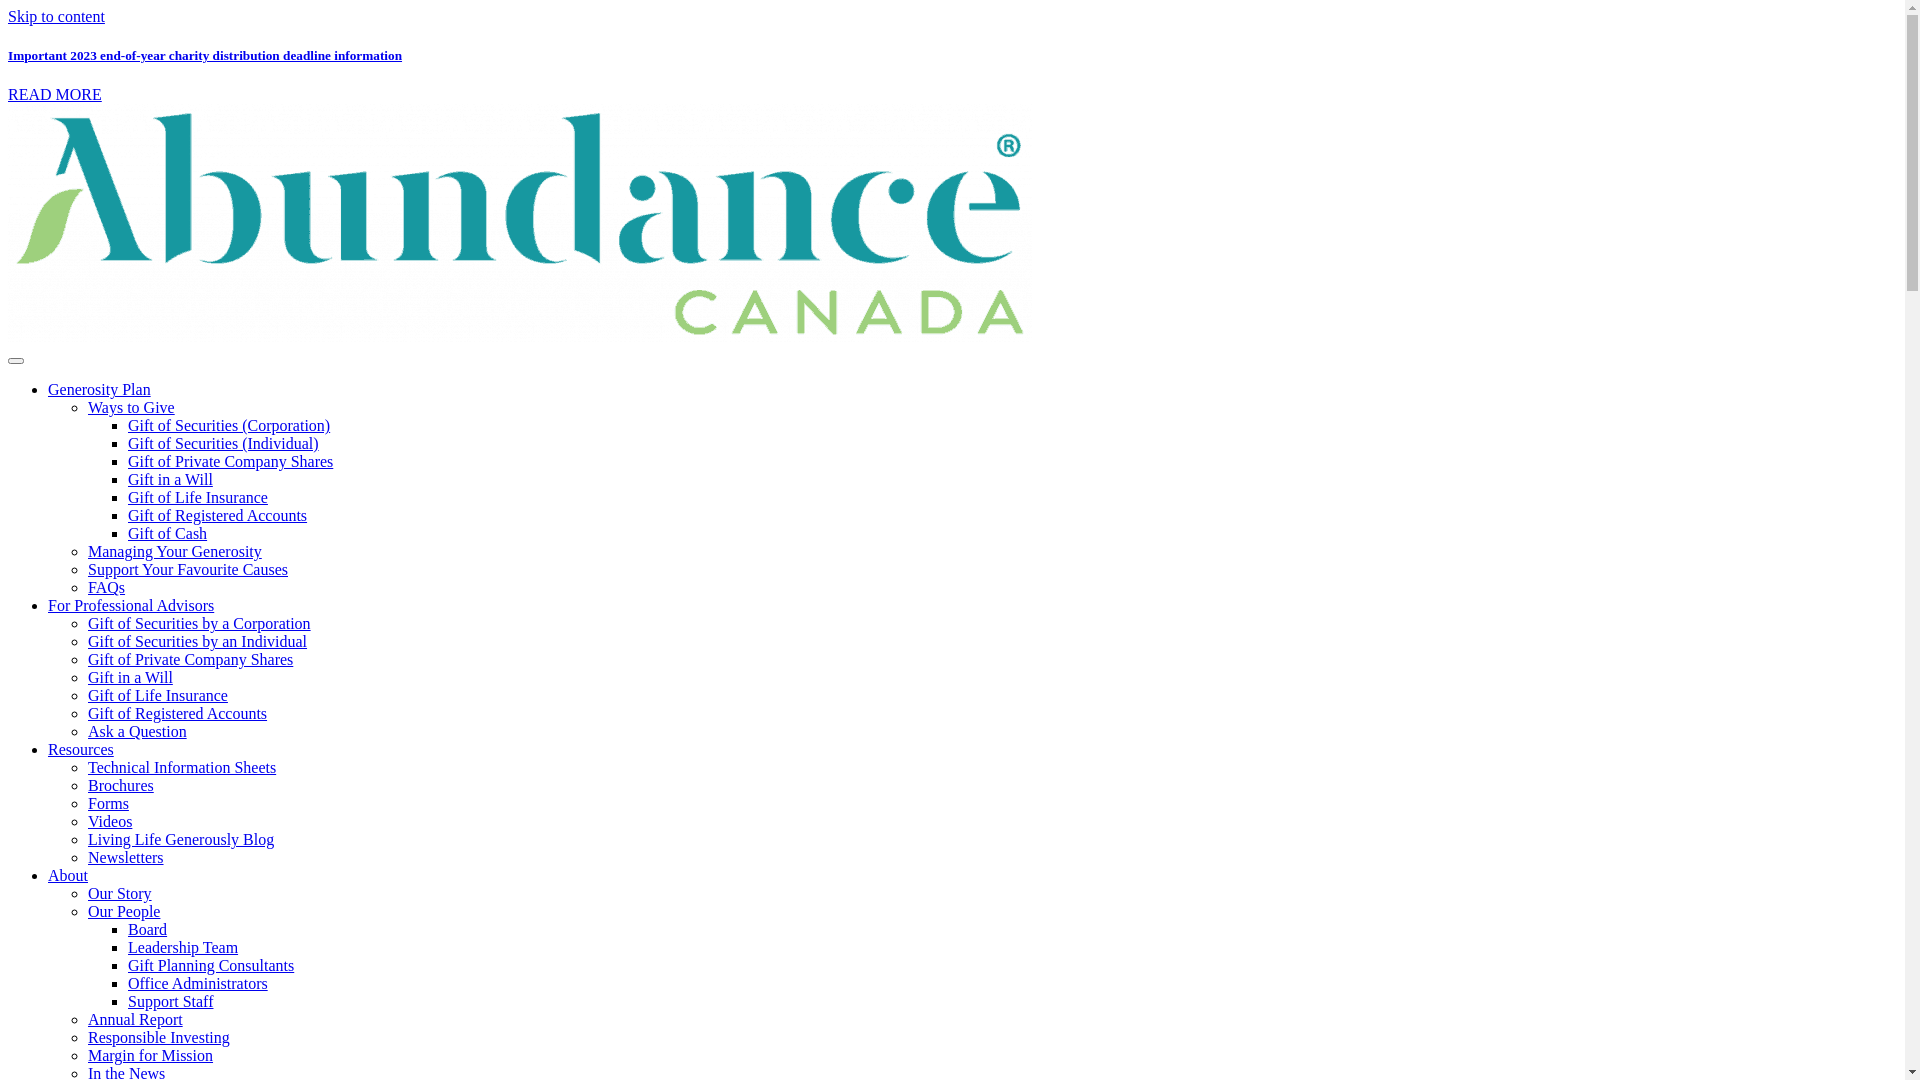 The image size is (1920, 1080). What do you see at coordinates (127, 982) in the screenshot?
I see `'Office Administrators'` at bounding box center [127, 982].